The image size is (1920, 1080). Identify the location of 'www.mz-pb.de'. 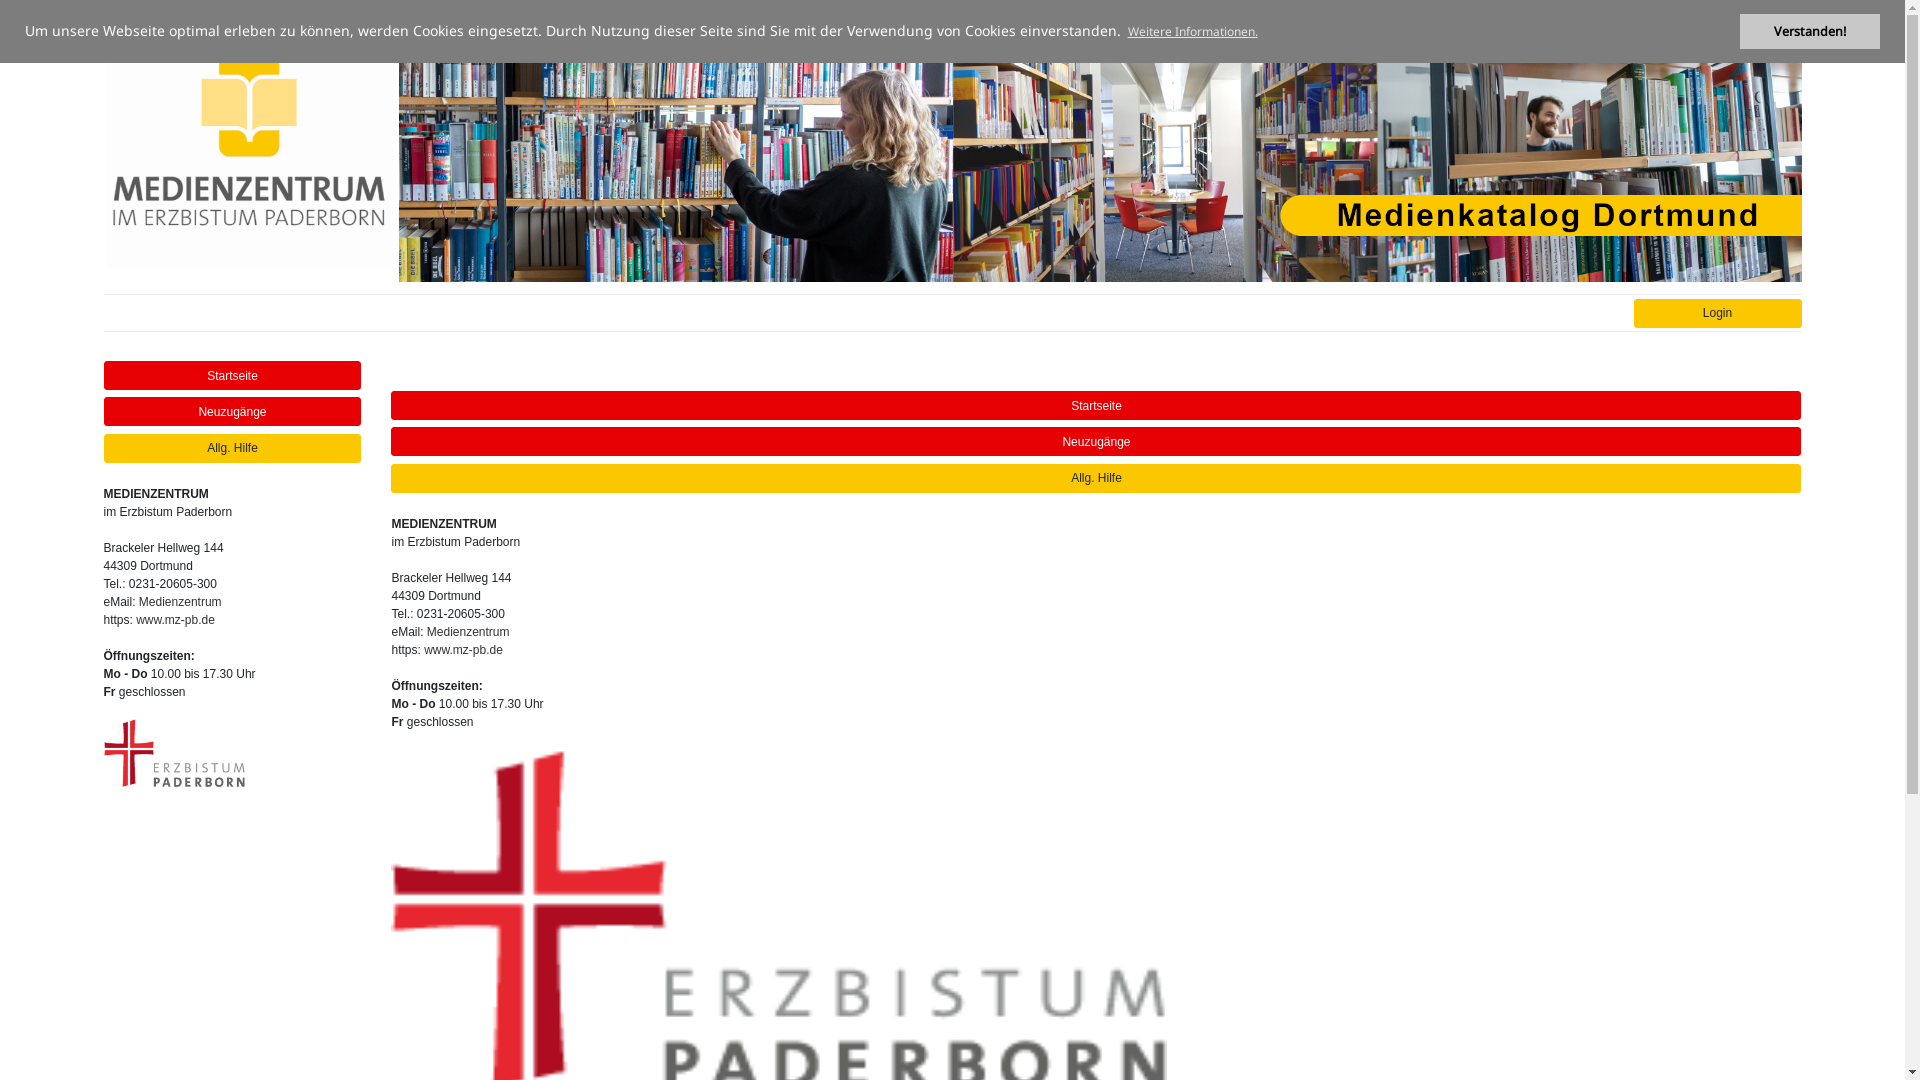
(462, 650).